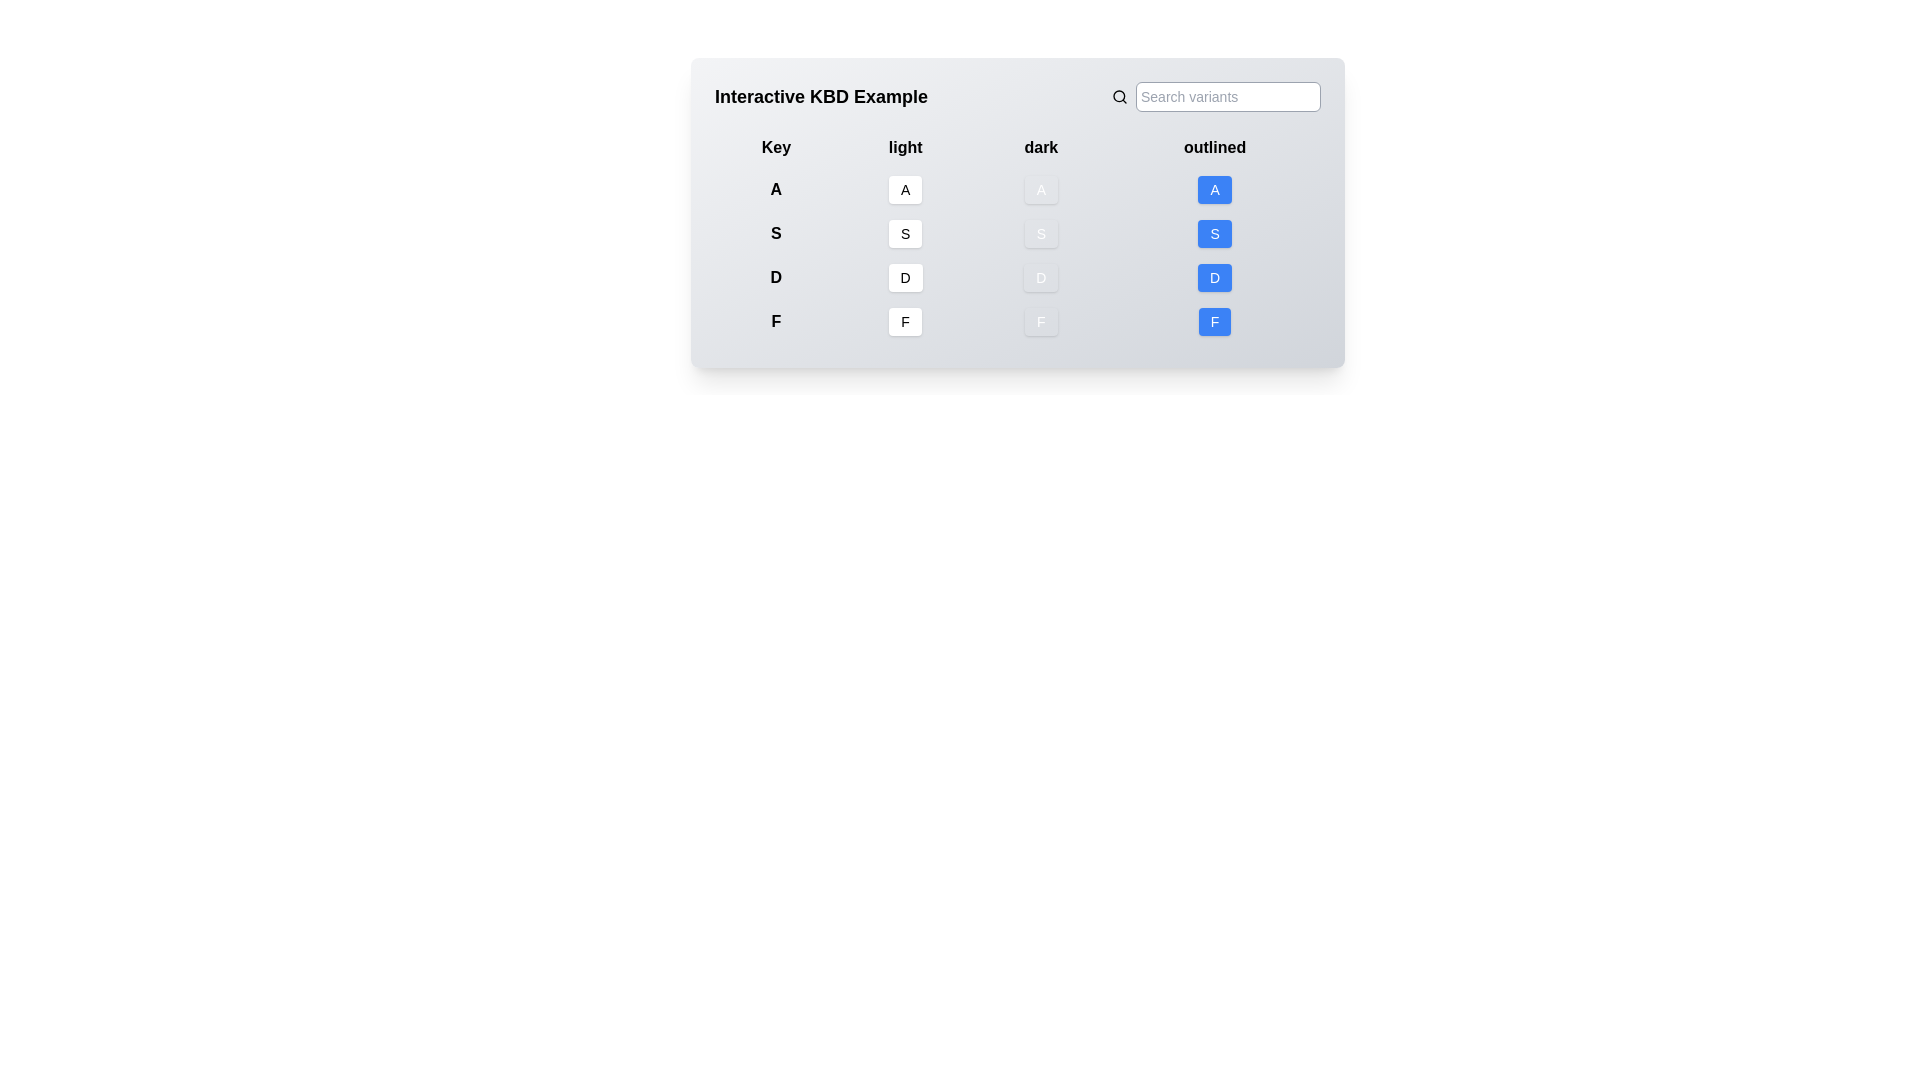 The height and width of the screenshot is (1080, 1920). I want to click on the third column header in the table layout, which is positioned between the 'light' header on the left and the 'outlined' header on the right, so click(1017, 146).